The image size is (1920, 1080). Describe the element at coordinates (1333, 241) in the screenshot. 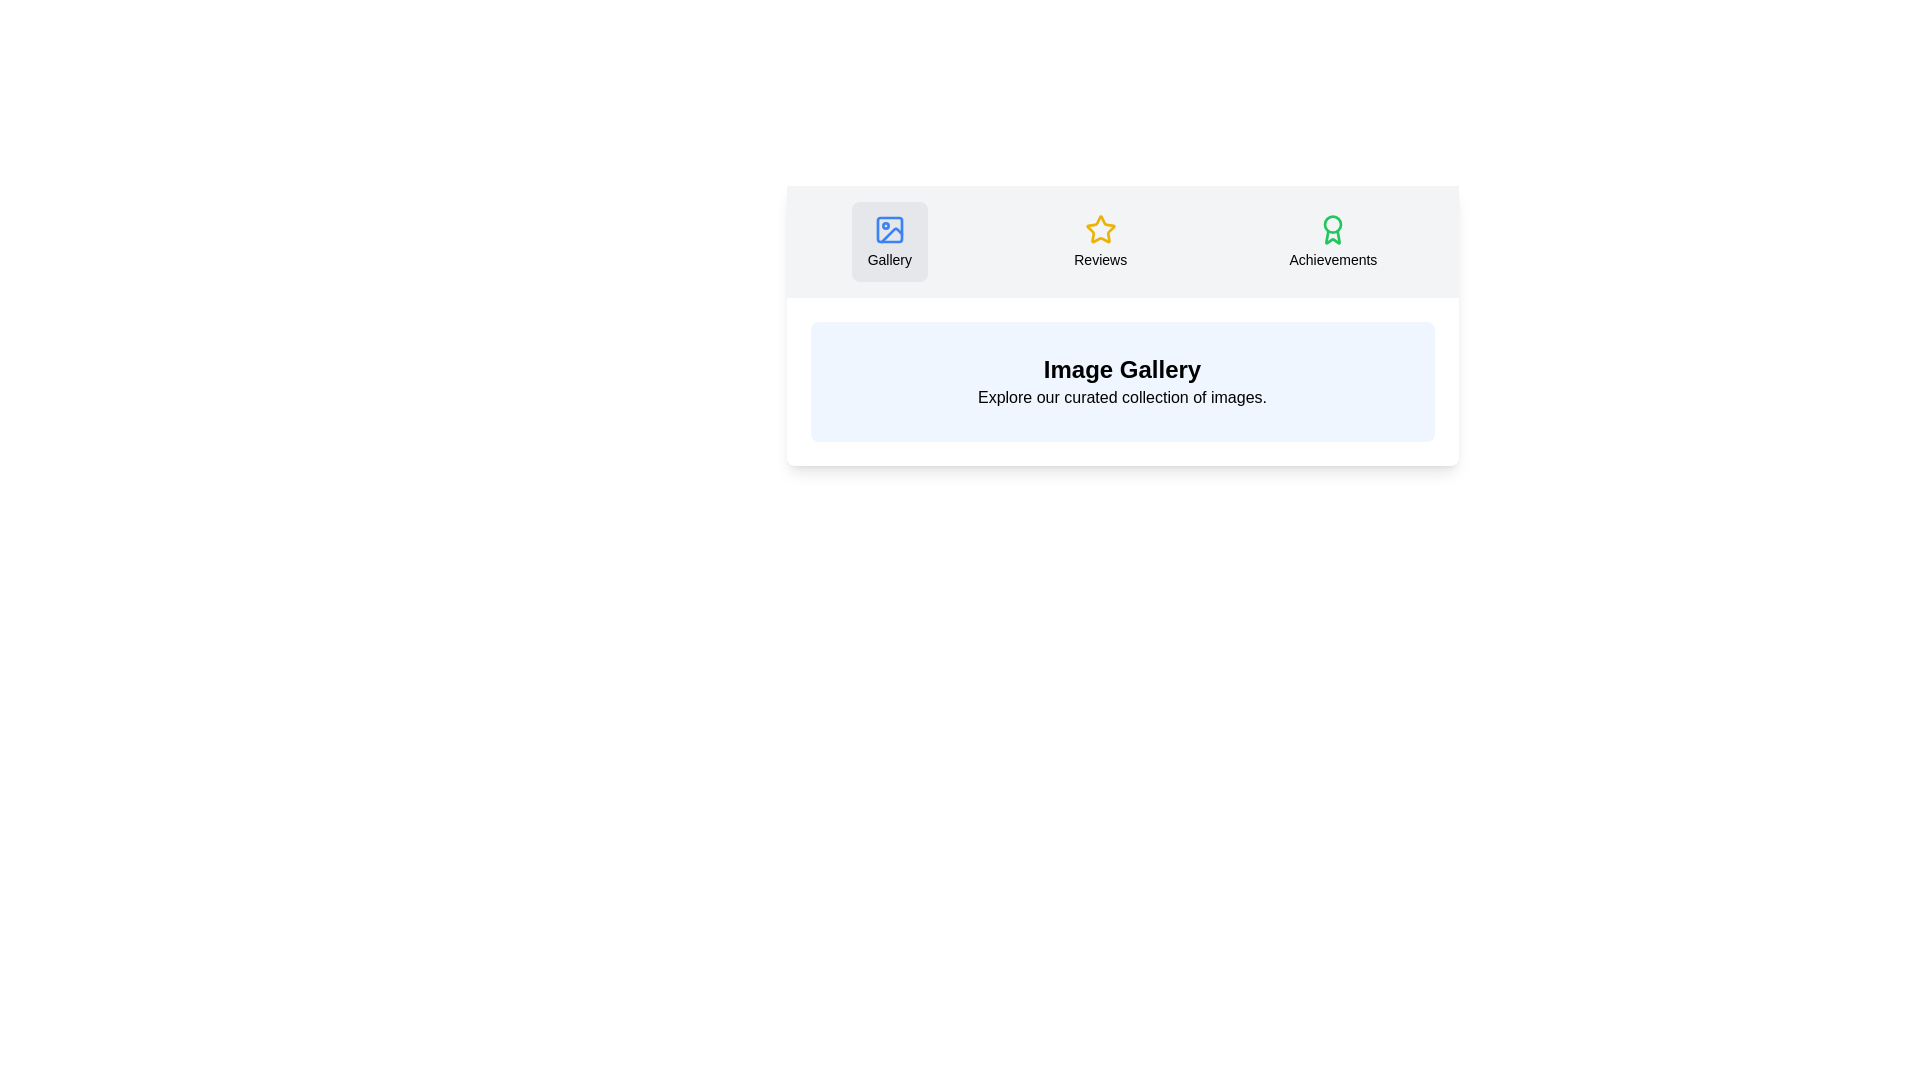

I see `the Achievements tab by clicking on its button` at that location.